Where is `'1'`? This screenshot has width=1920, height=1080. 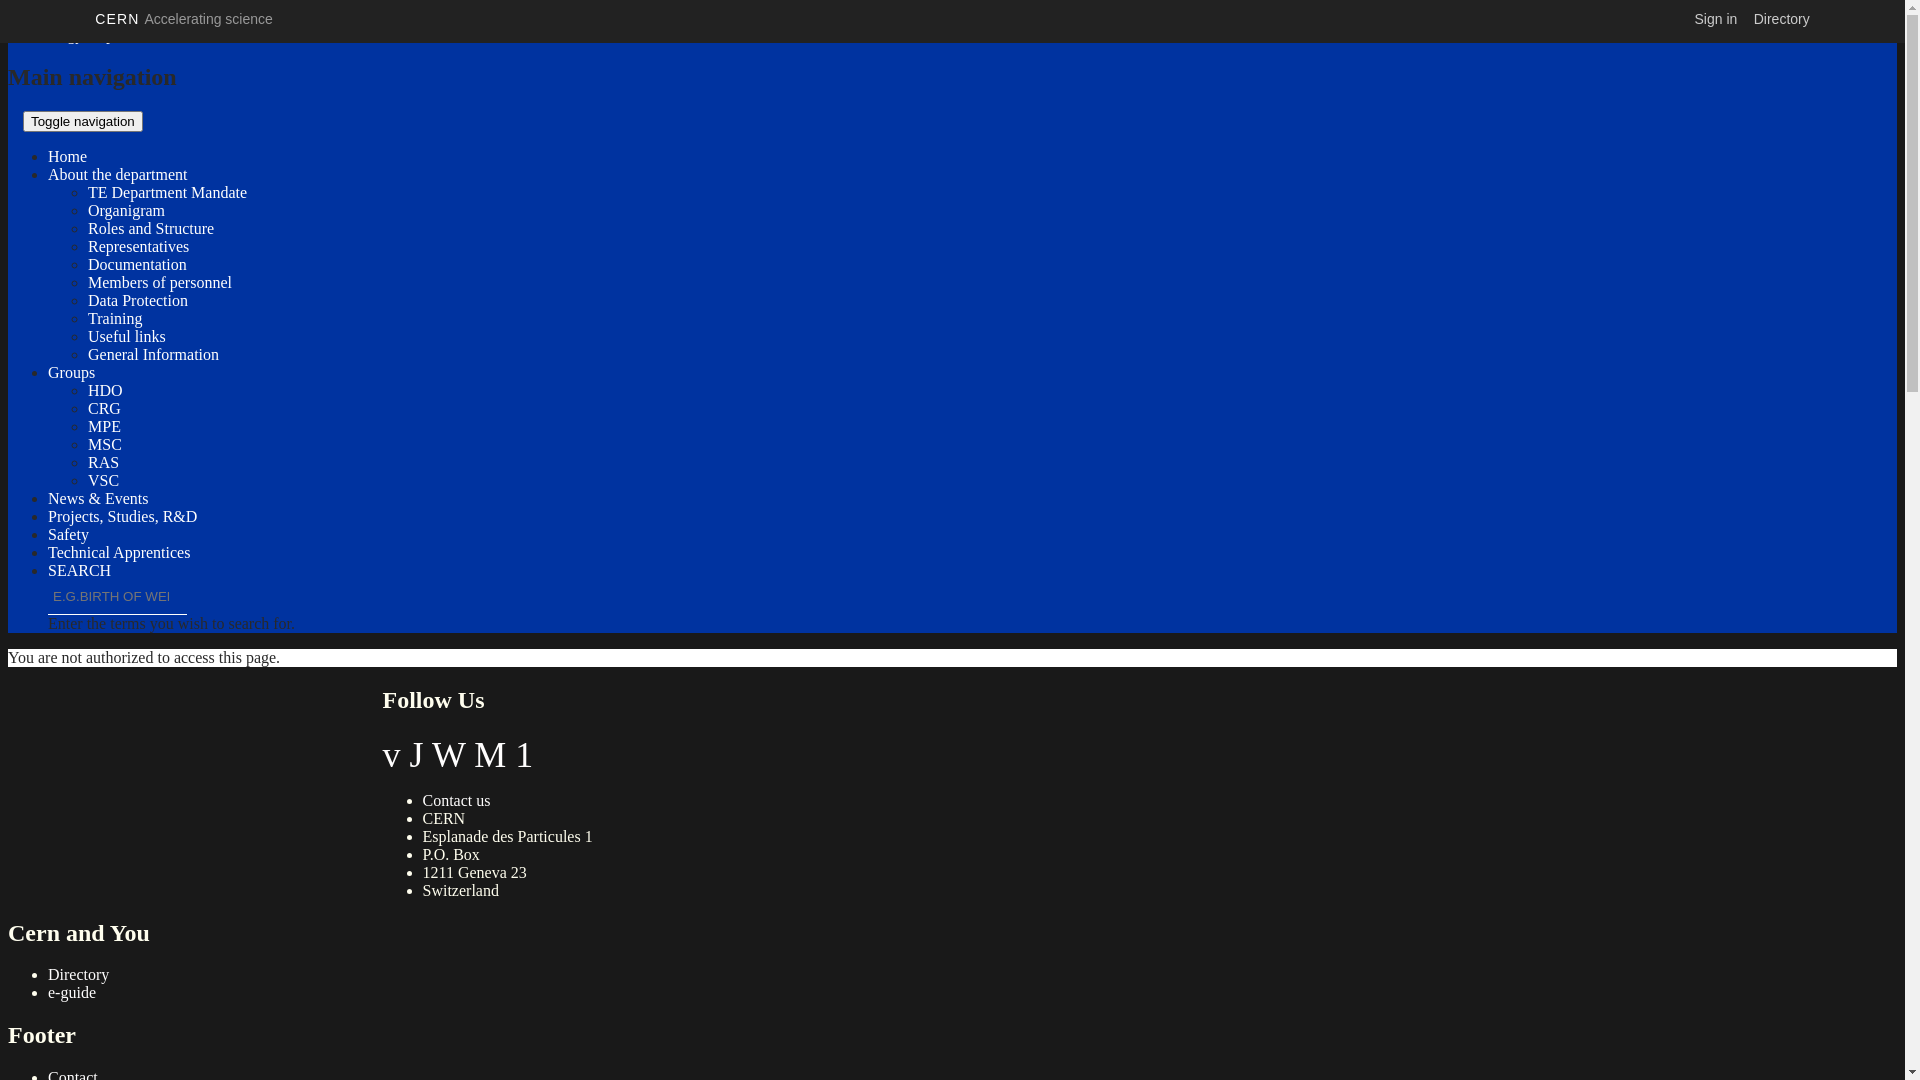 '1' is located at coordinates (514, 755).